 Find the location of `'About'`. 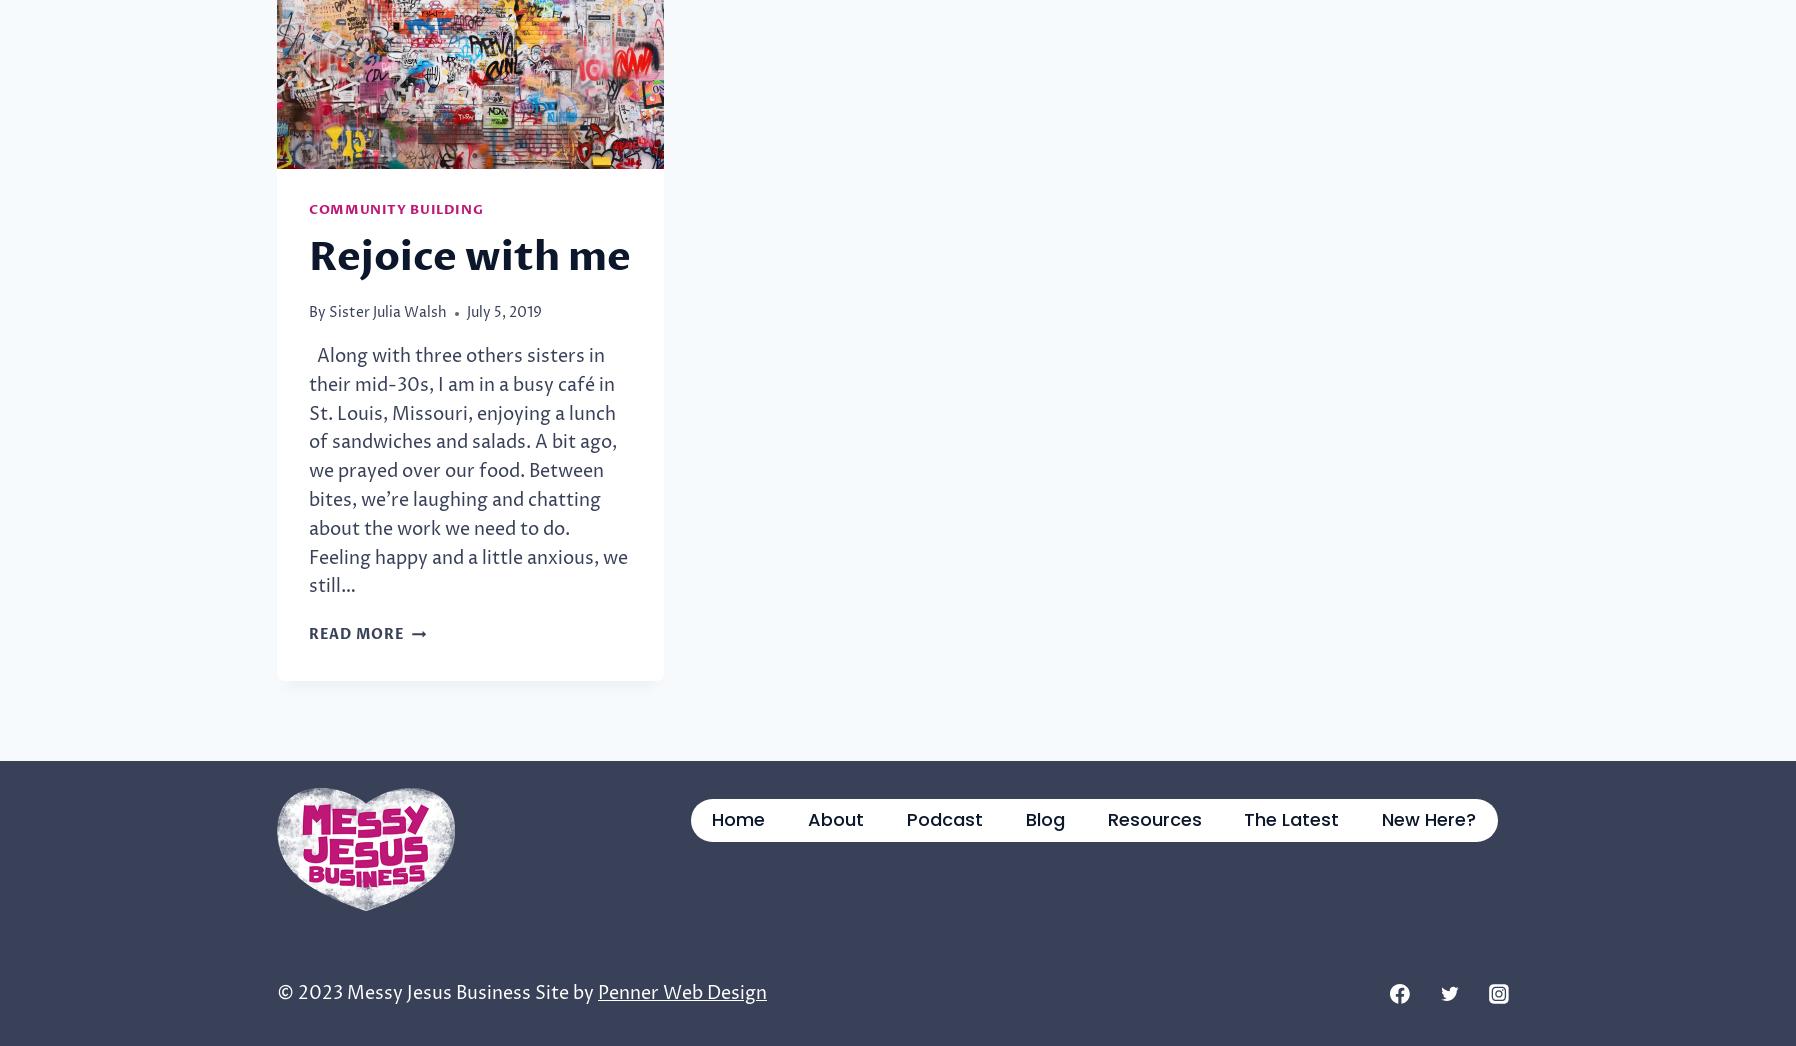

'About' is located at coordinates (836, 818).